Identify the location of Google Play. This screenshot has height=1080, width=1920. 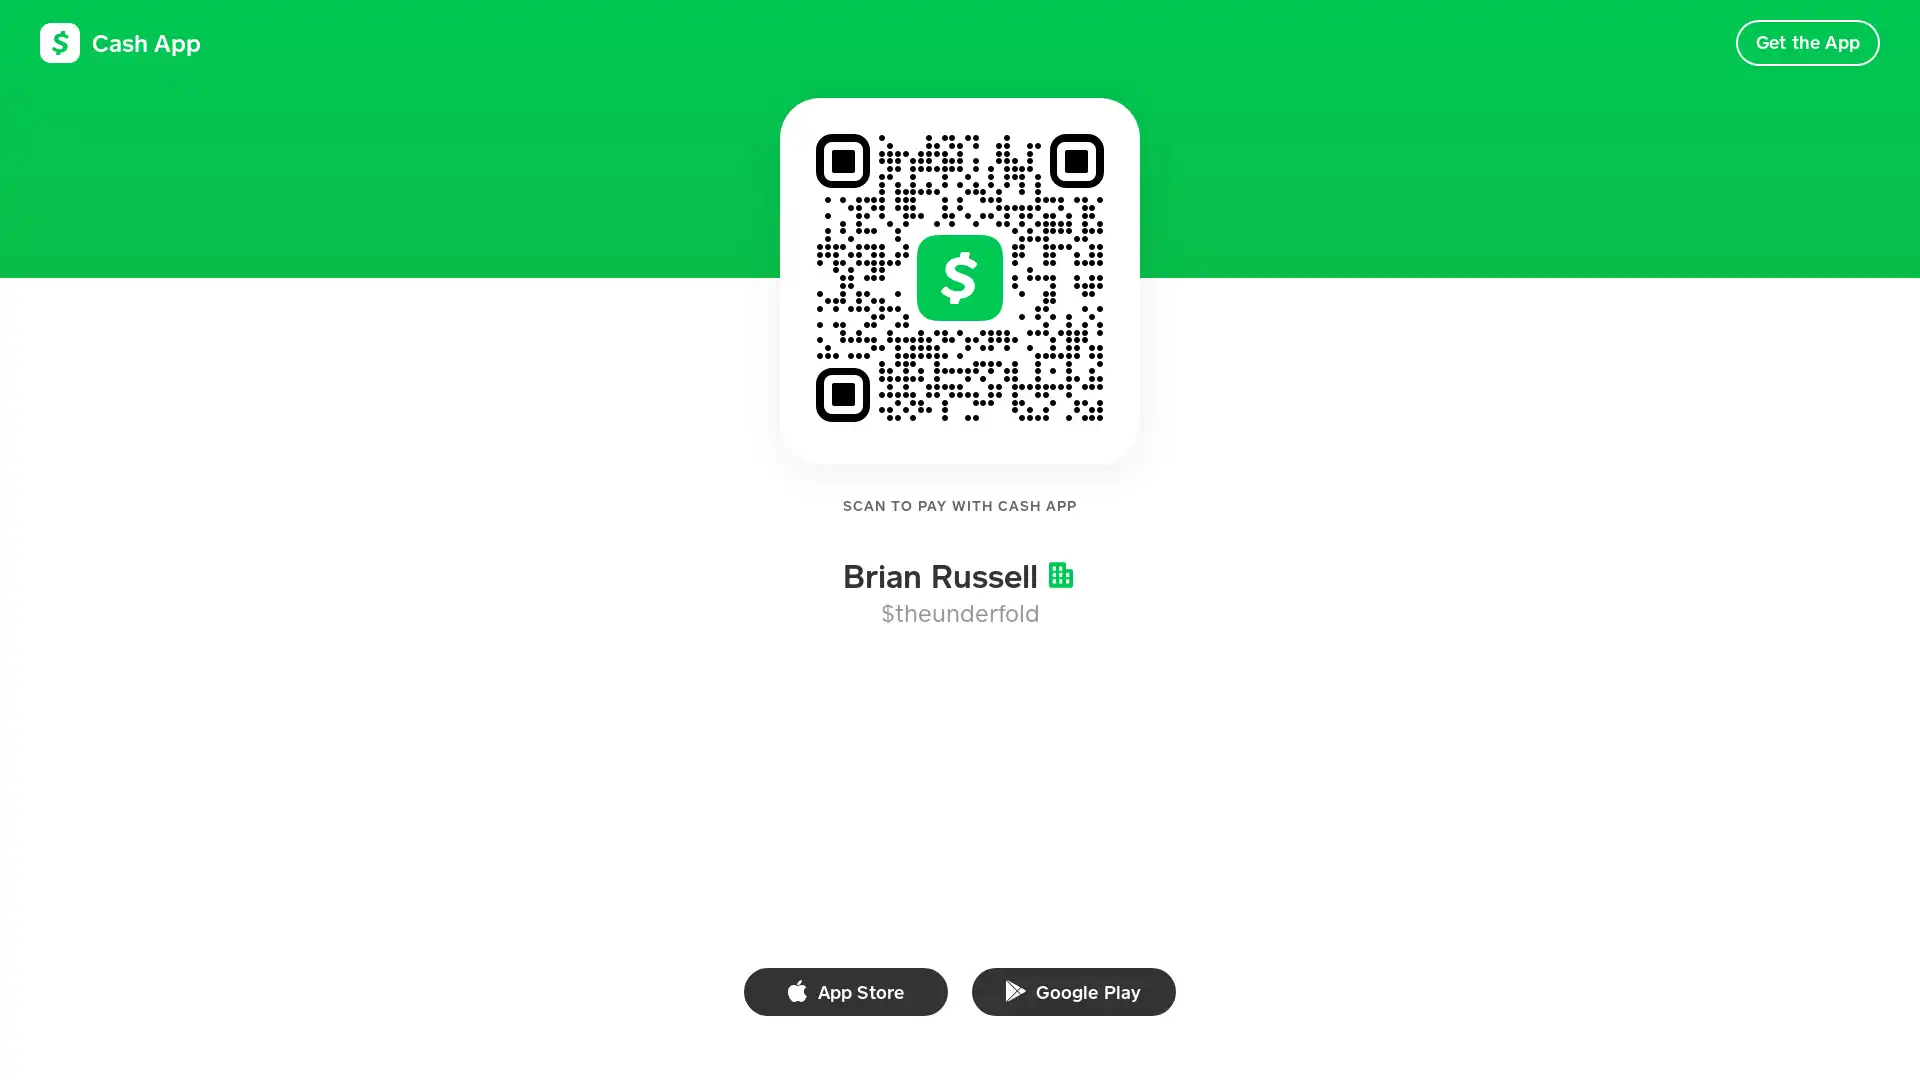
(1073, 991).